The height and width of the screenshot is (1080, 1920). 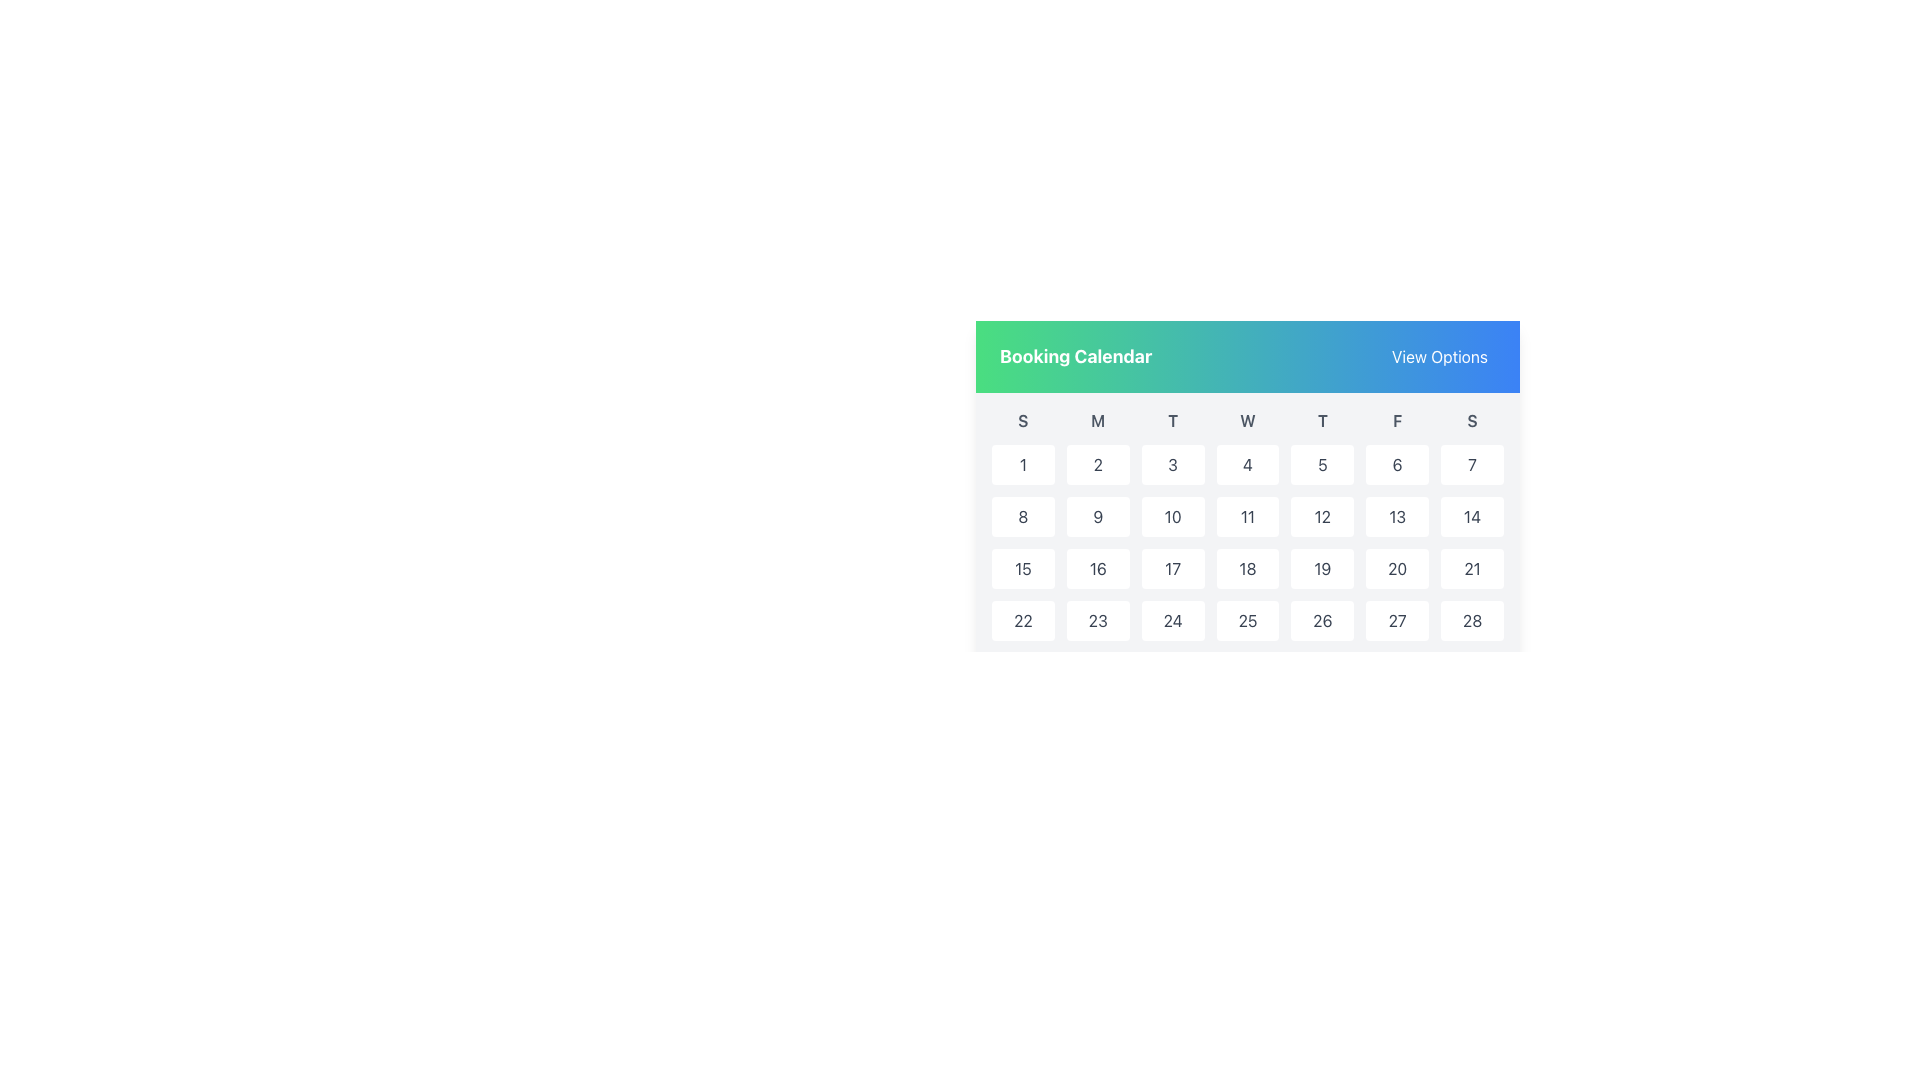 What do you see at coordinates (1097, 515) in the screenshot?
I see `the rounded rectangular button with a white background and the number '9' centered inside` at bounding box center [1097, 515].